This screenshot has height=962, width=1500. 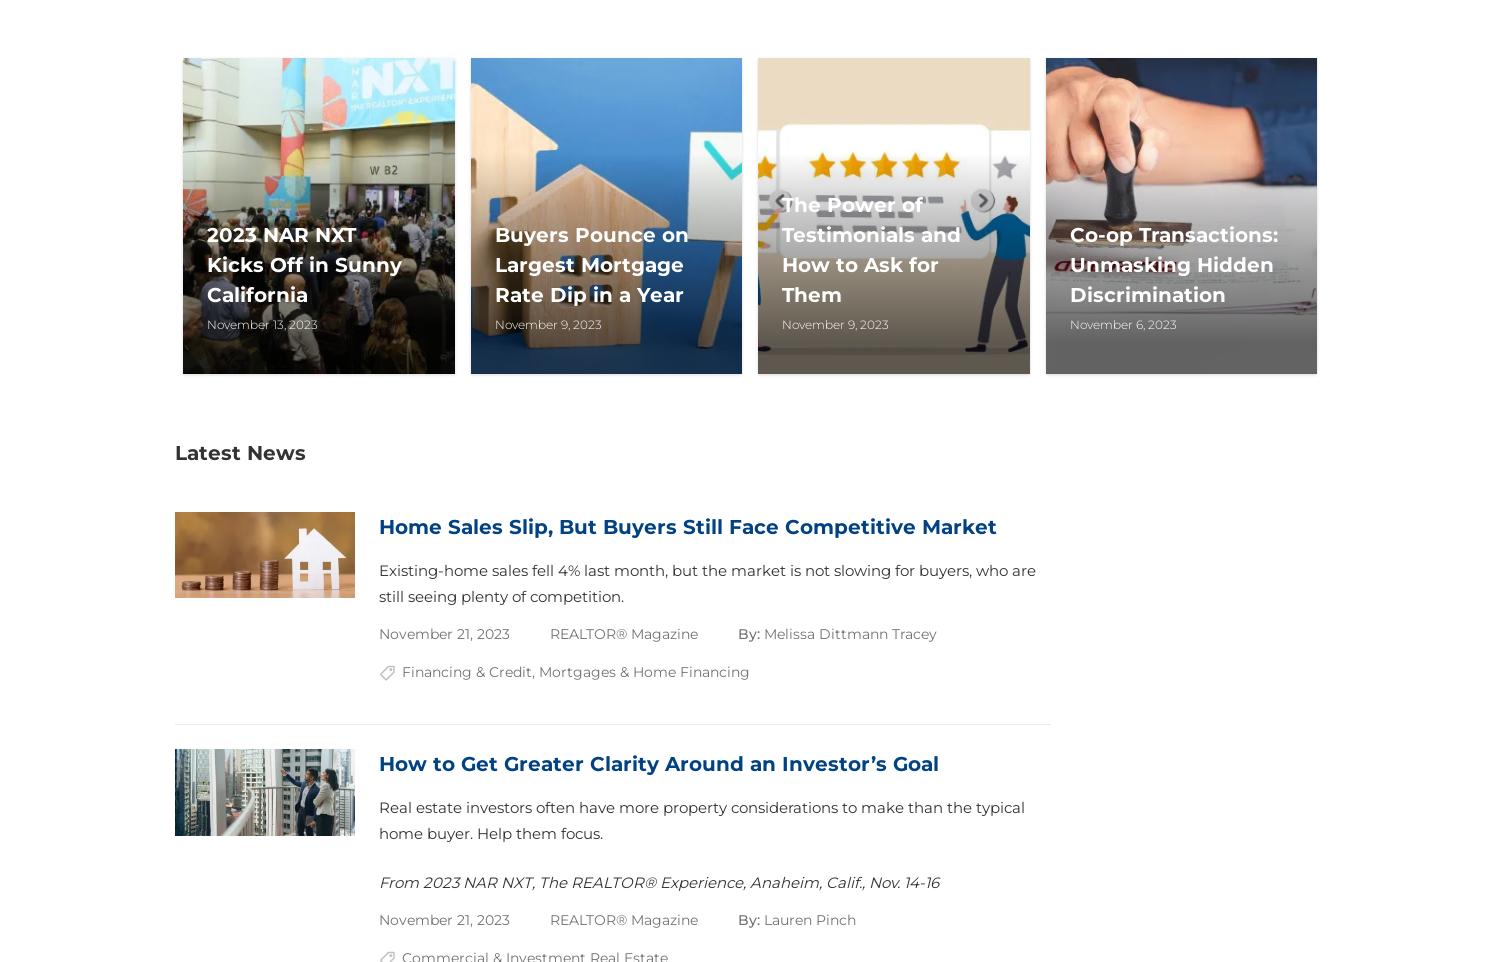 I want to click on 'Real estate investors often have more property considerations to make than the typical home buyer. Help them focus.', so click(x=701, y=820).